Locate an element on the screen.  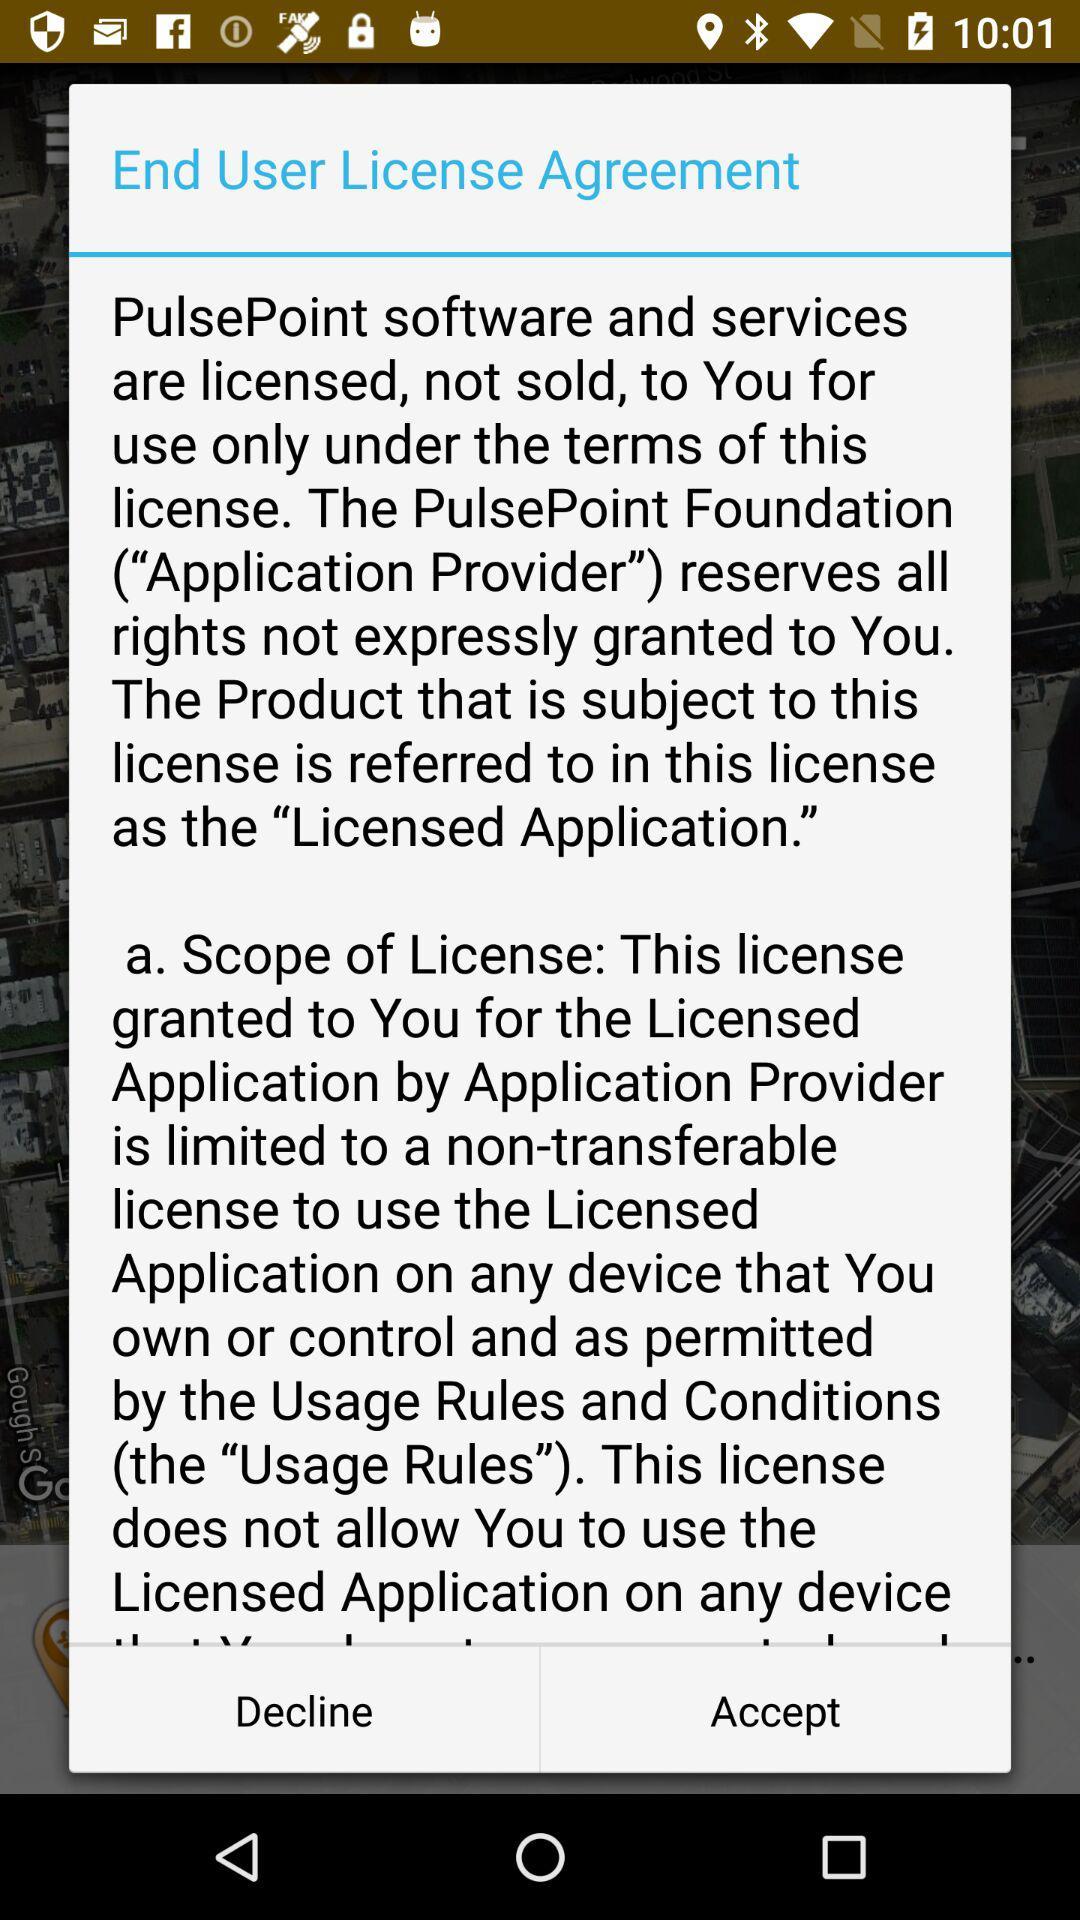
item at the bottom left corner is located at coordinates (304, 1708).